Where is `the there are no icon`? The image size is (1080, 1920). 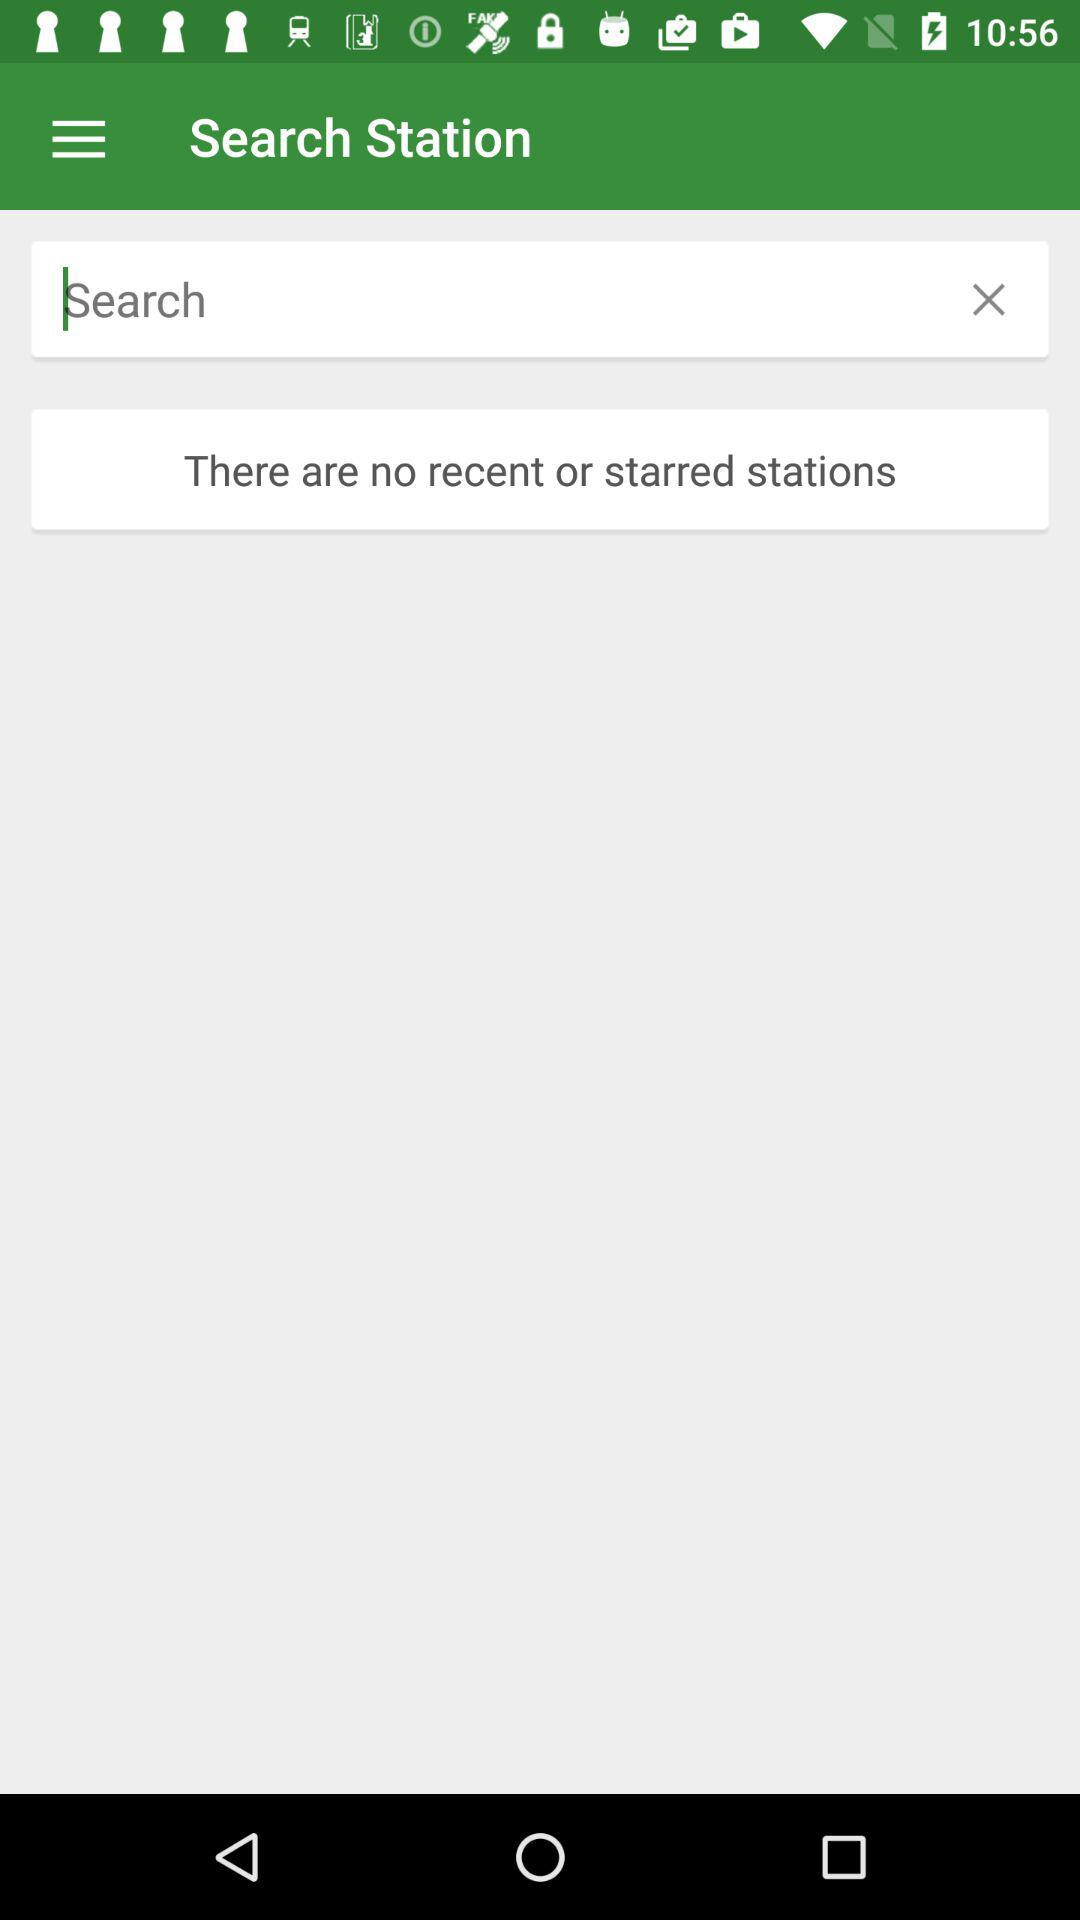
the there are no icon is located at coordinates (540, 468).